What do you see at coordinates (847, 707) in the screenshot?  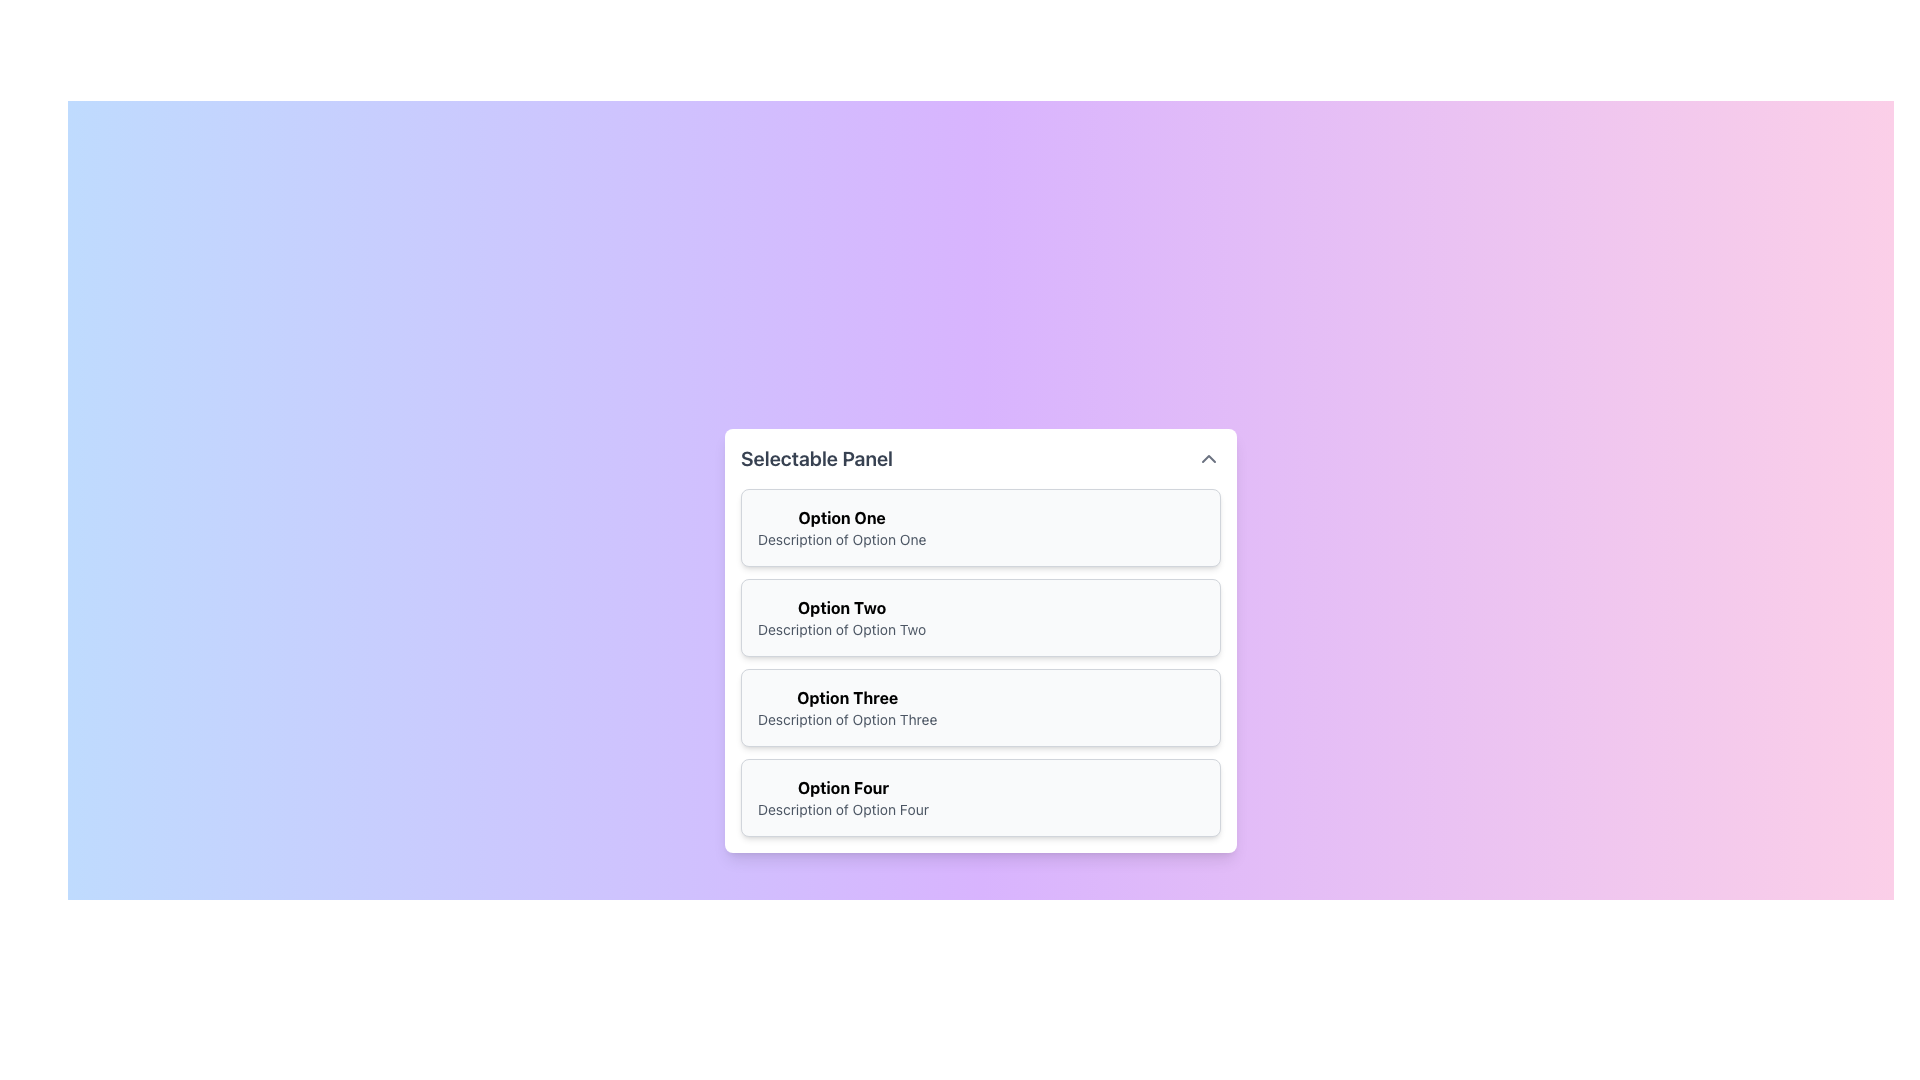 I see `the List Item element labeled 'Option Three'` at bounding box center [847, 707].